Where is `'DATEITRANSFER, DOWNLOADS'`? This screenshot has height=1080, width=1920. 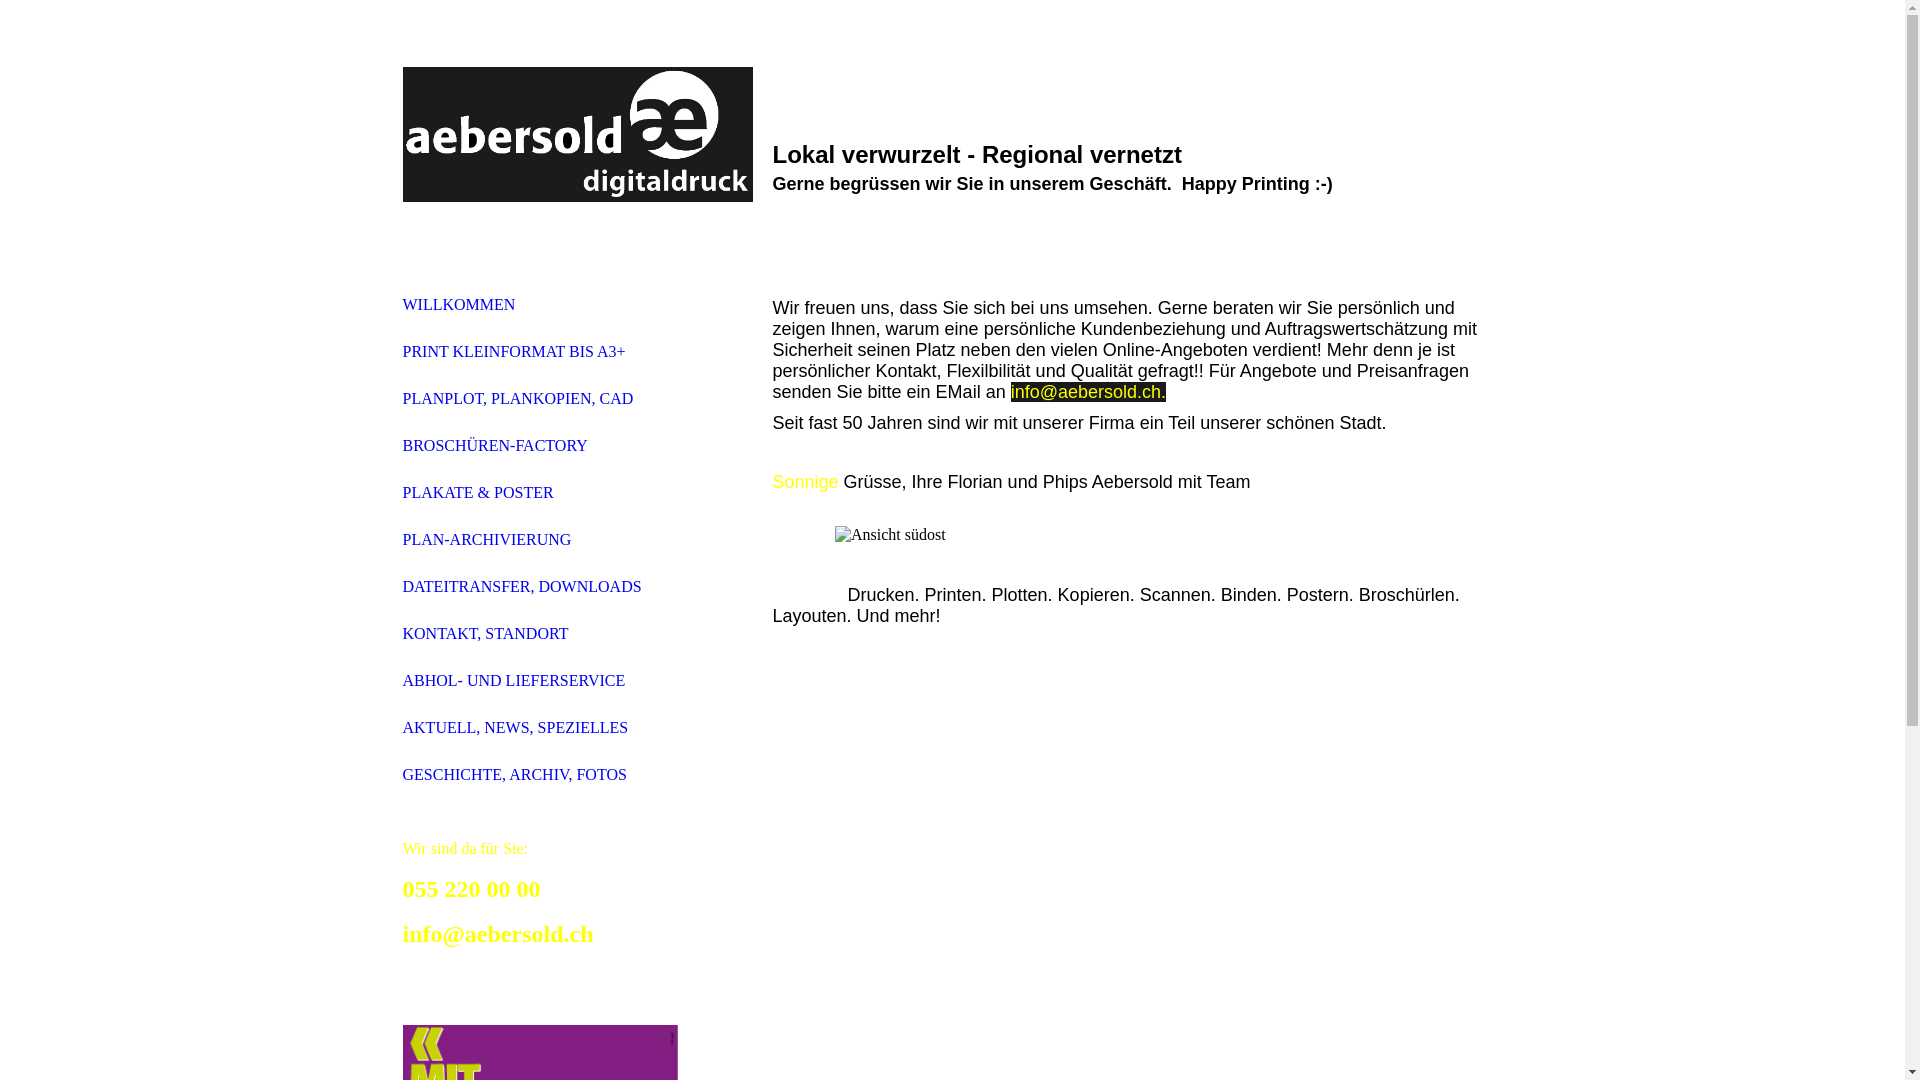 'DATEITRANSFER, DOWNLOADS' is located at coordinates (521, 585).